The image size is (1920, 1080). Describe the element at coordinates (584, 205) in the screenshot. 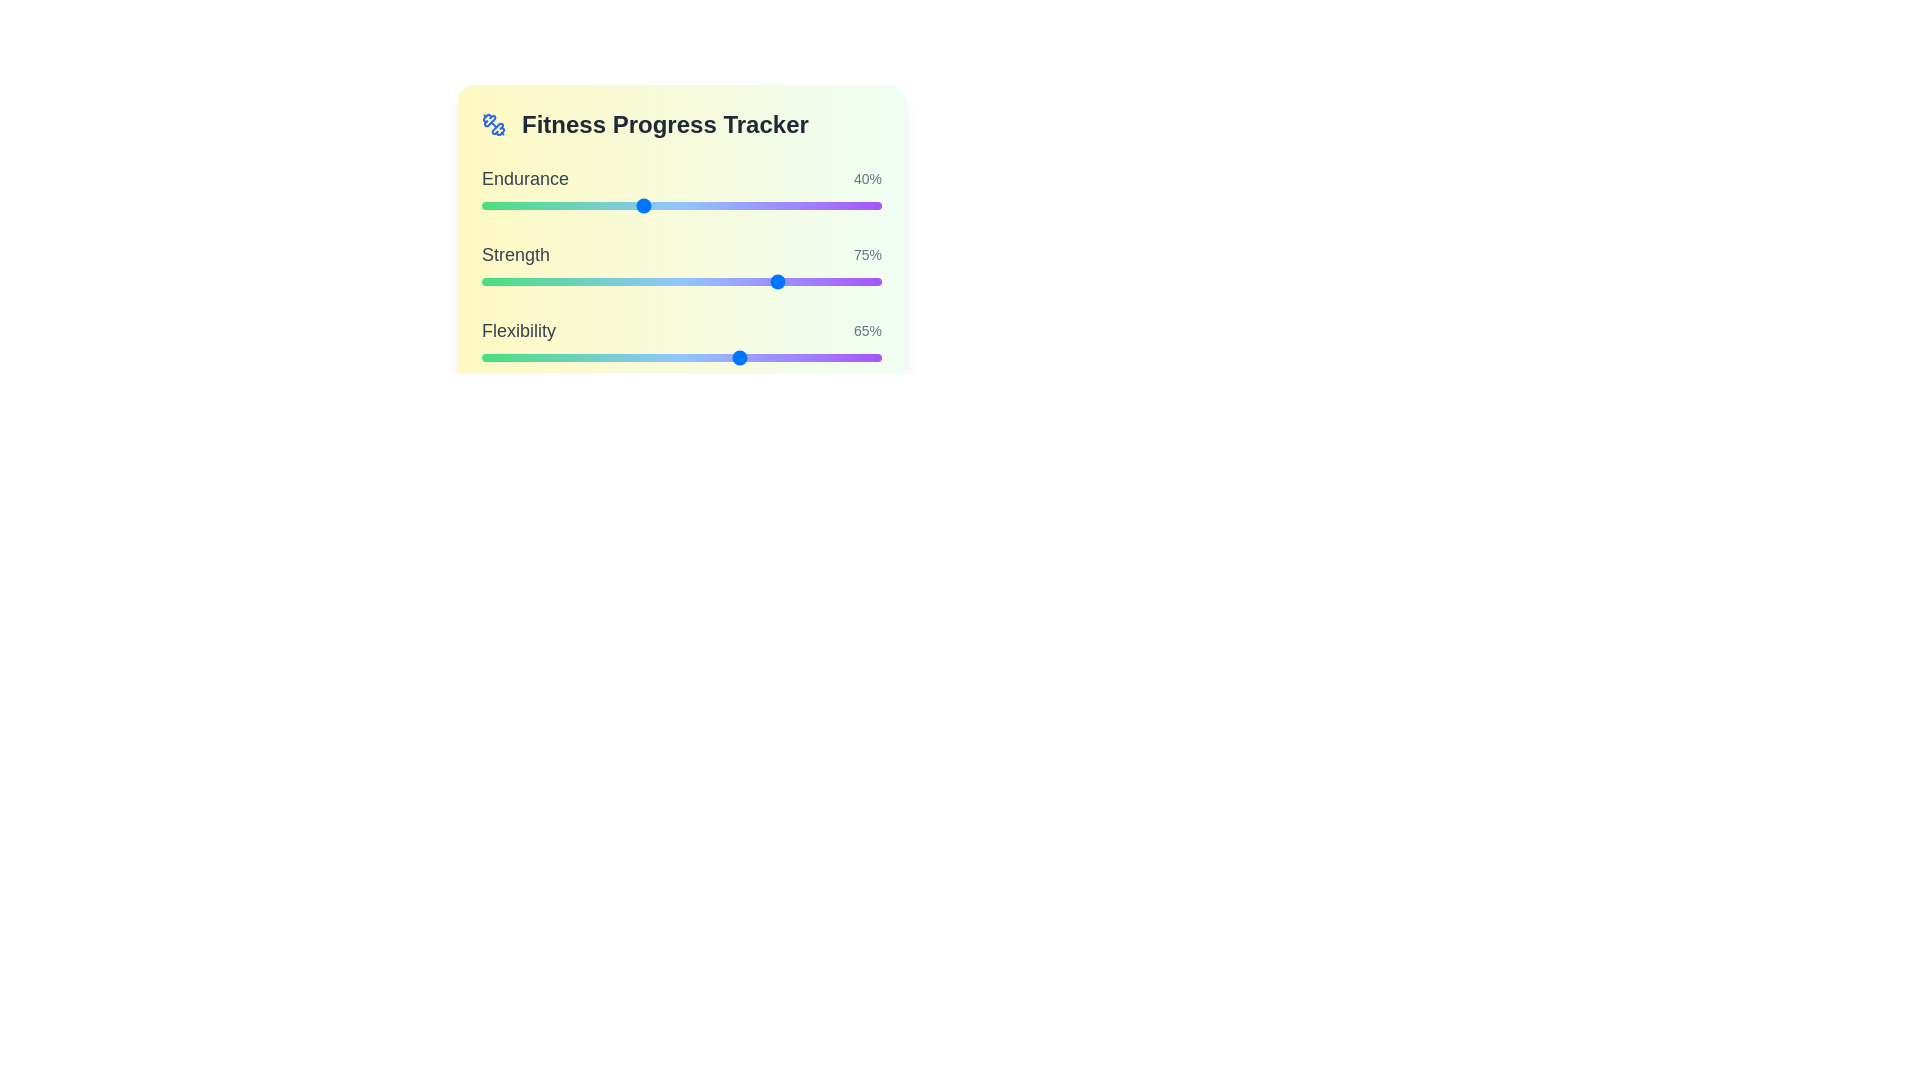

I see `the endurance value` at that location.